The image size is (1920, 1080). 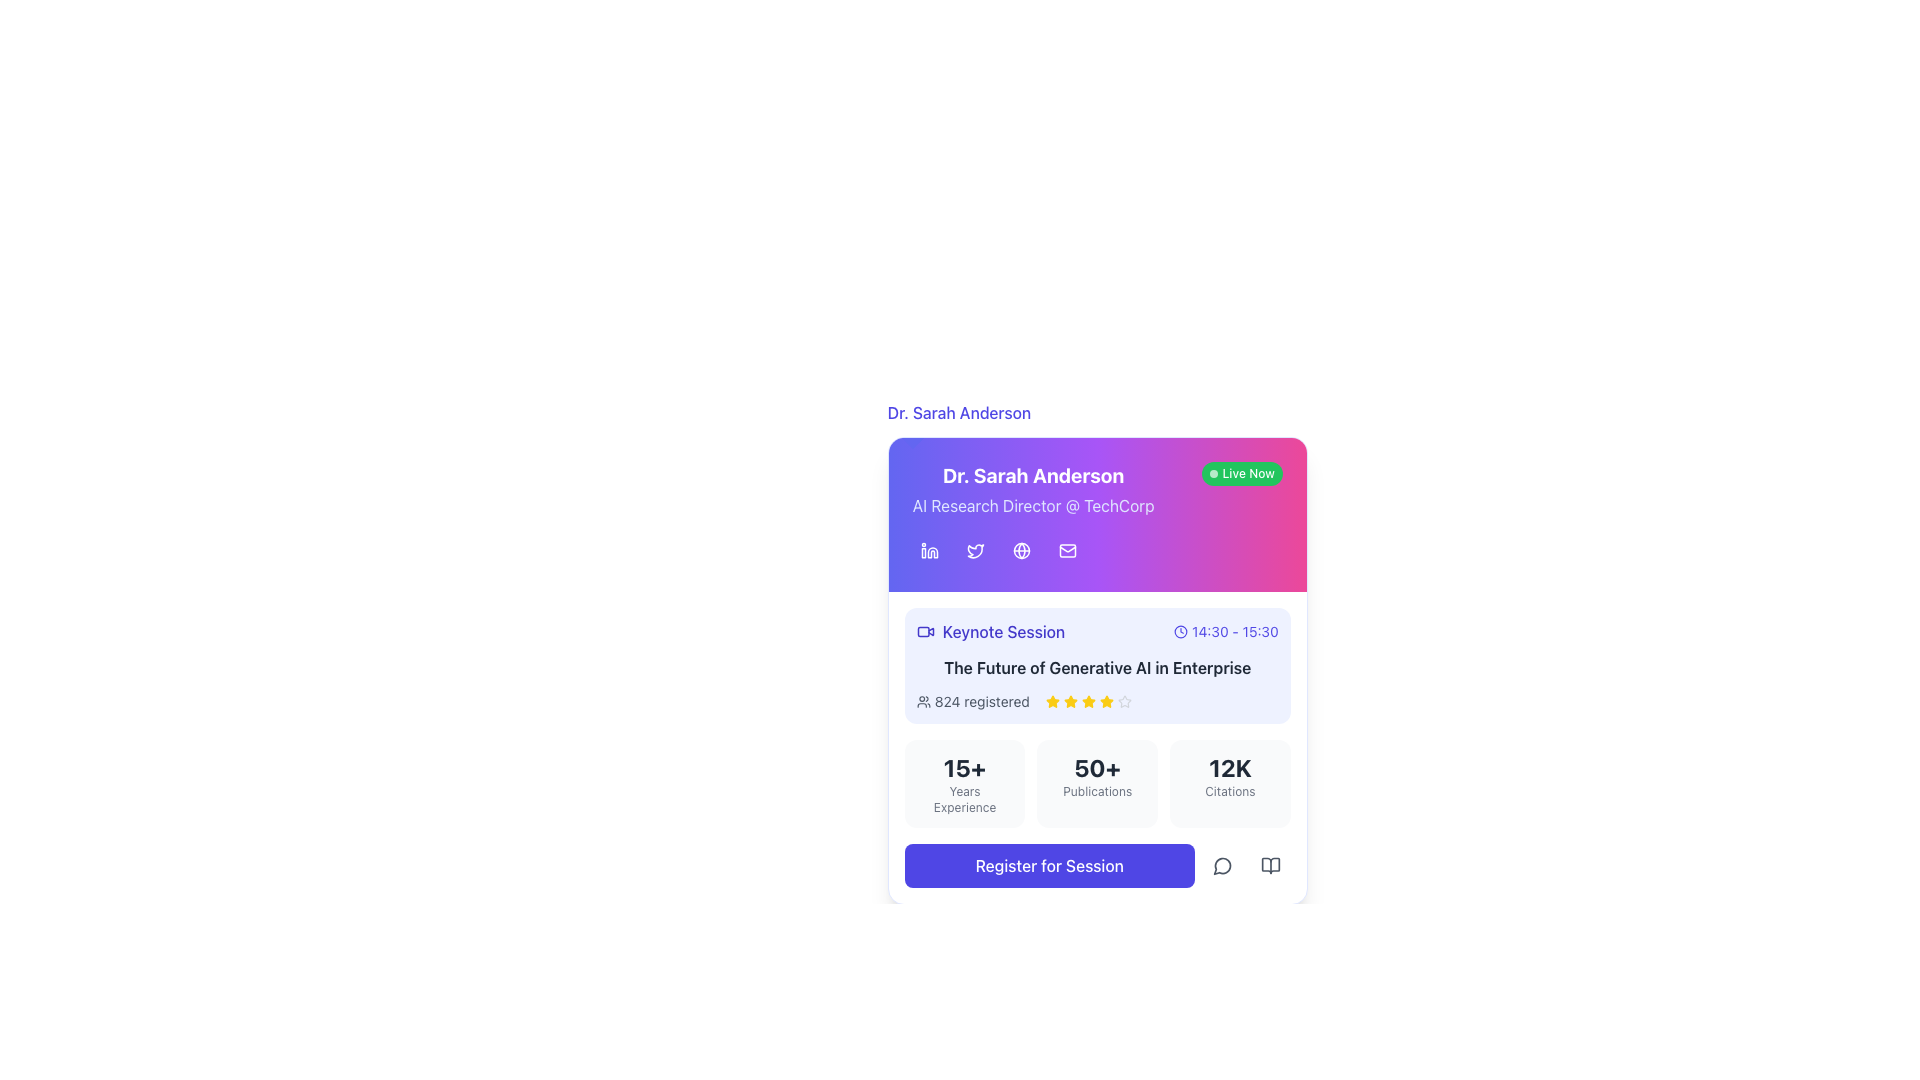 I want to click on the Display block displaying the statistic '12K' with the lower text 'Citations', located in the third column of the grid layout at the bottom right of the card, so click(x=1229, y=782).